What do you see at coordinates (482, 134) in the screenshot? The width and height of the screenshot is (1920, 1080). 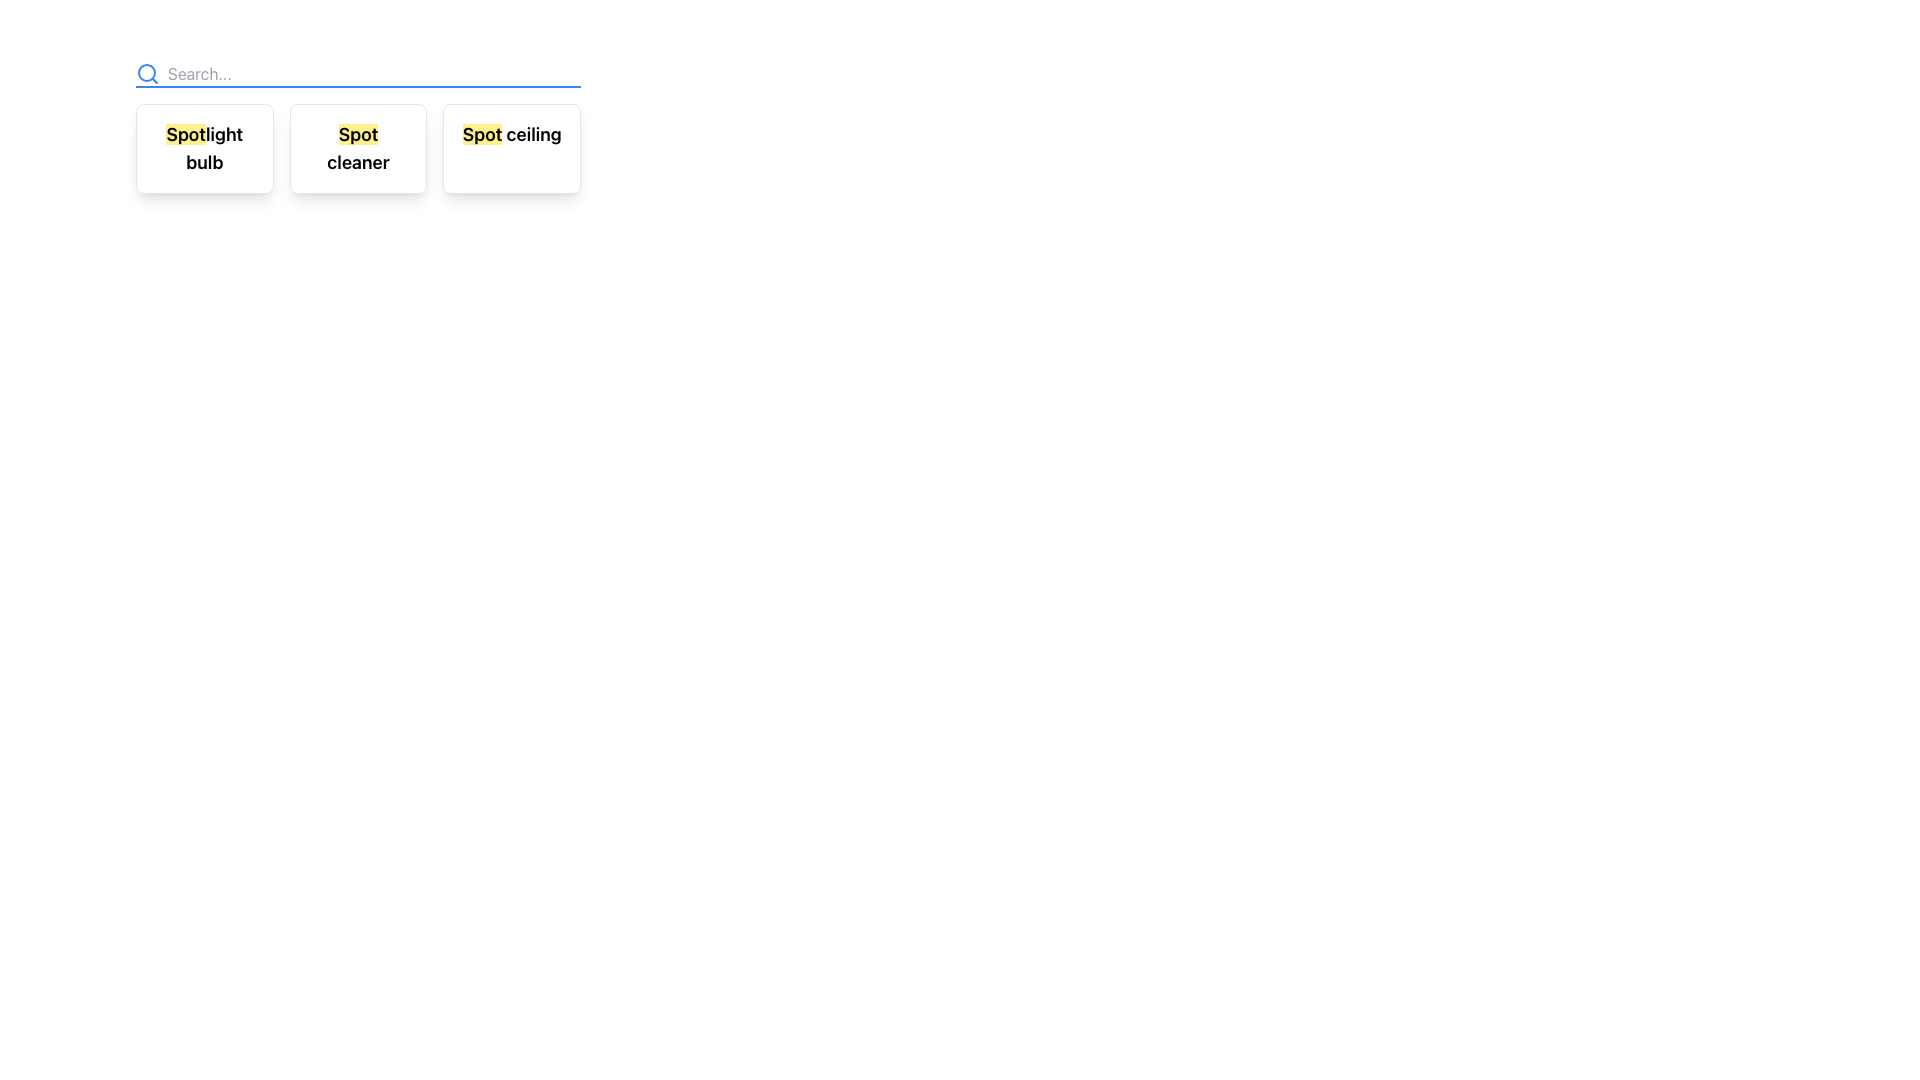 I see `the text 'Spot' which is highlighted with a yellow background and styled in bold within the phrase 'Spot ceiling'` at bounding box center [482, 134].